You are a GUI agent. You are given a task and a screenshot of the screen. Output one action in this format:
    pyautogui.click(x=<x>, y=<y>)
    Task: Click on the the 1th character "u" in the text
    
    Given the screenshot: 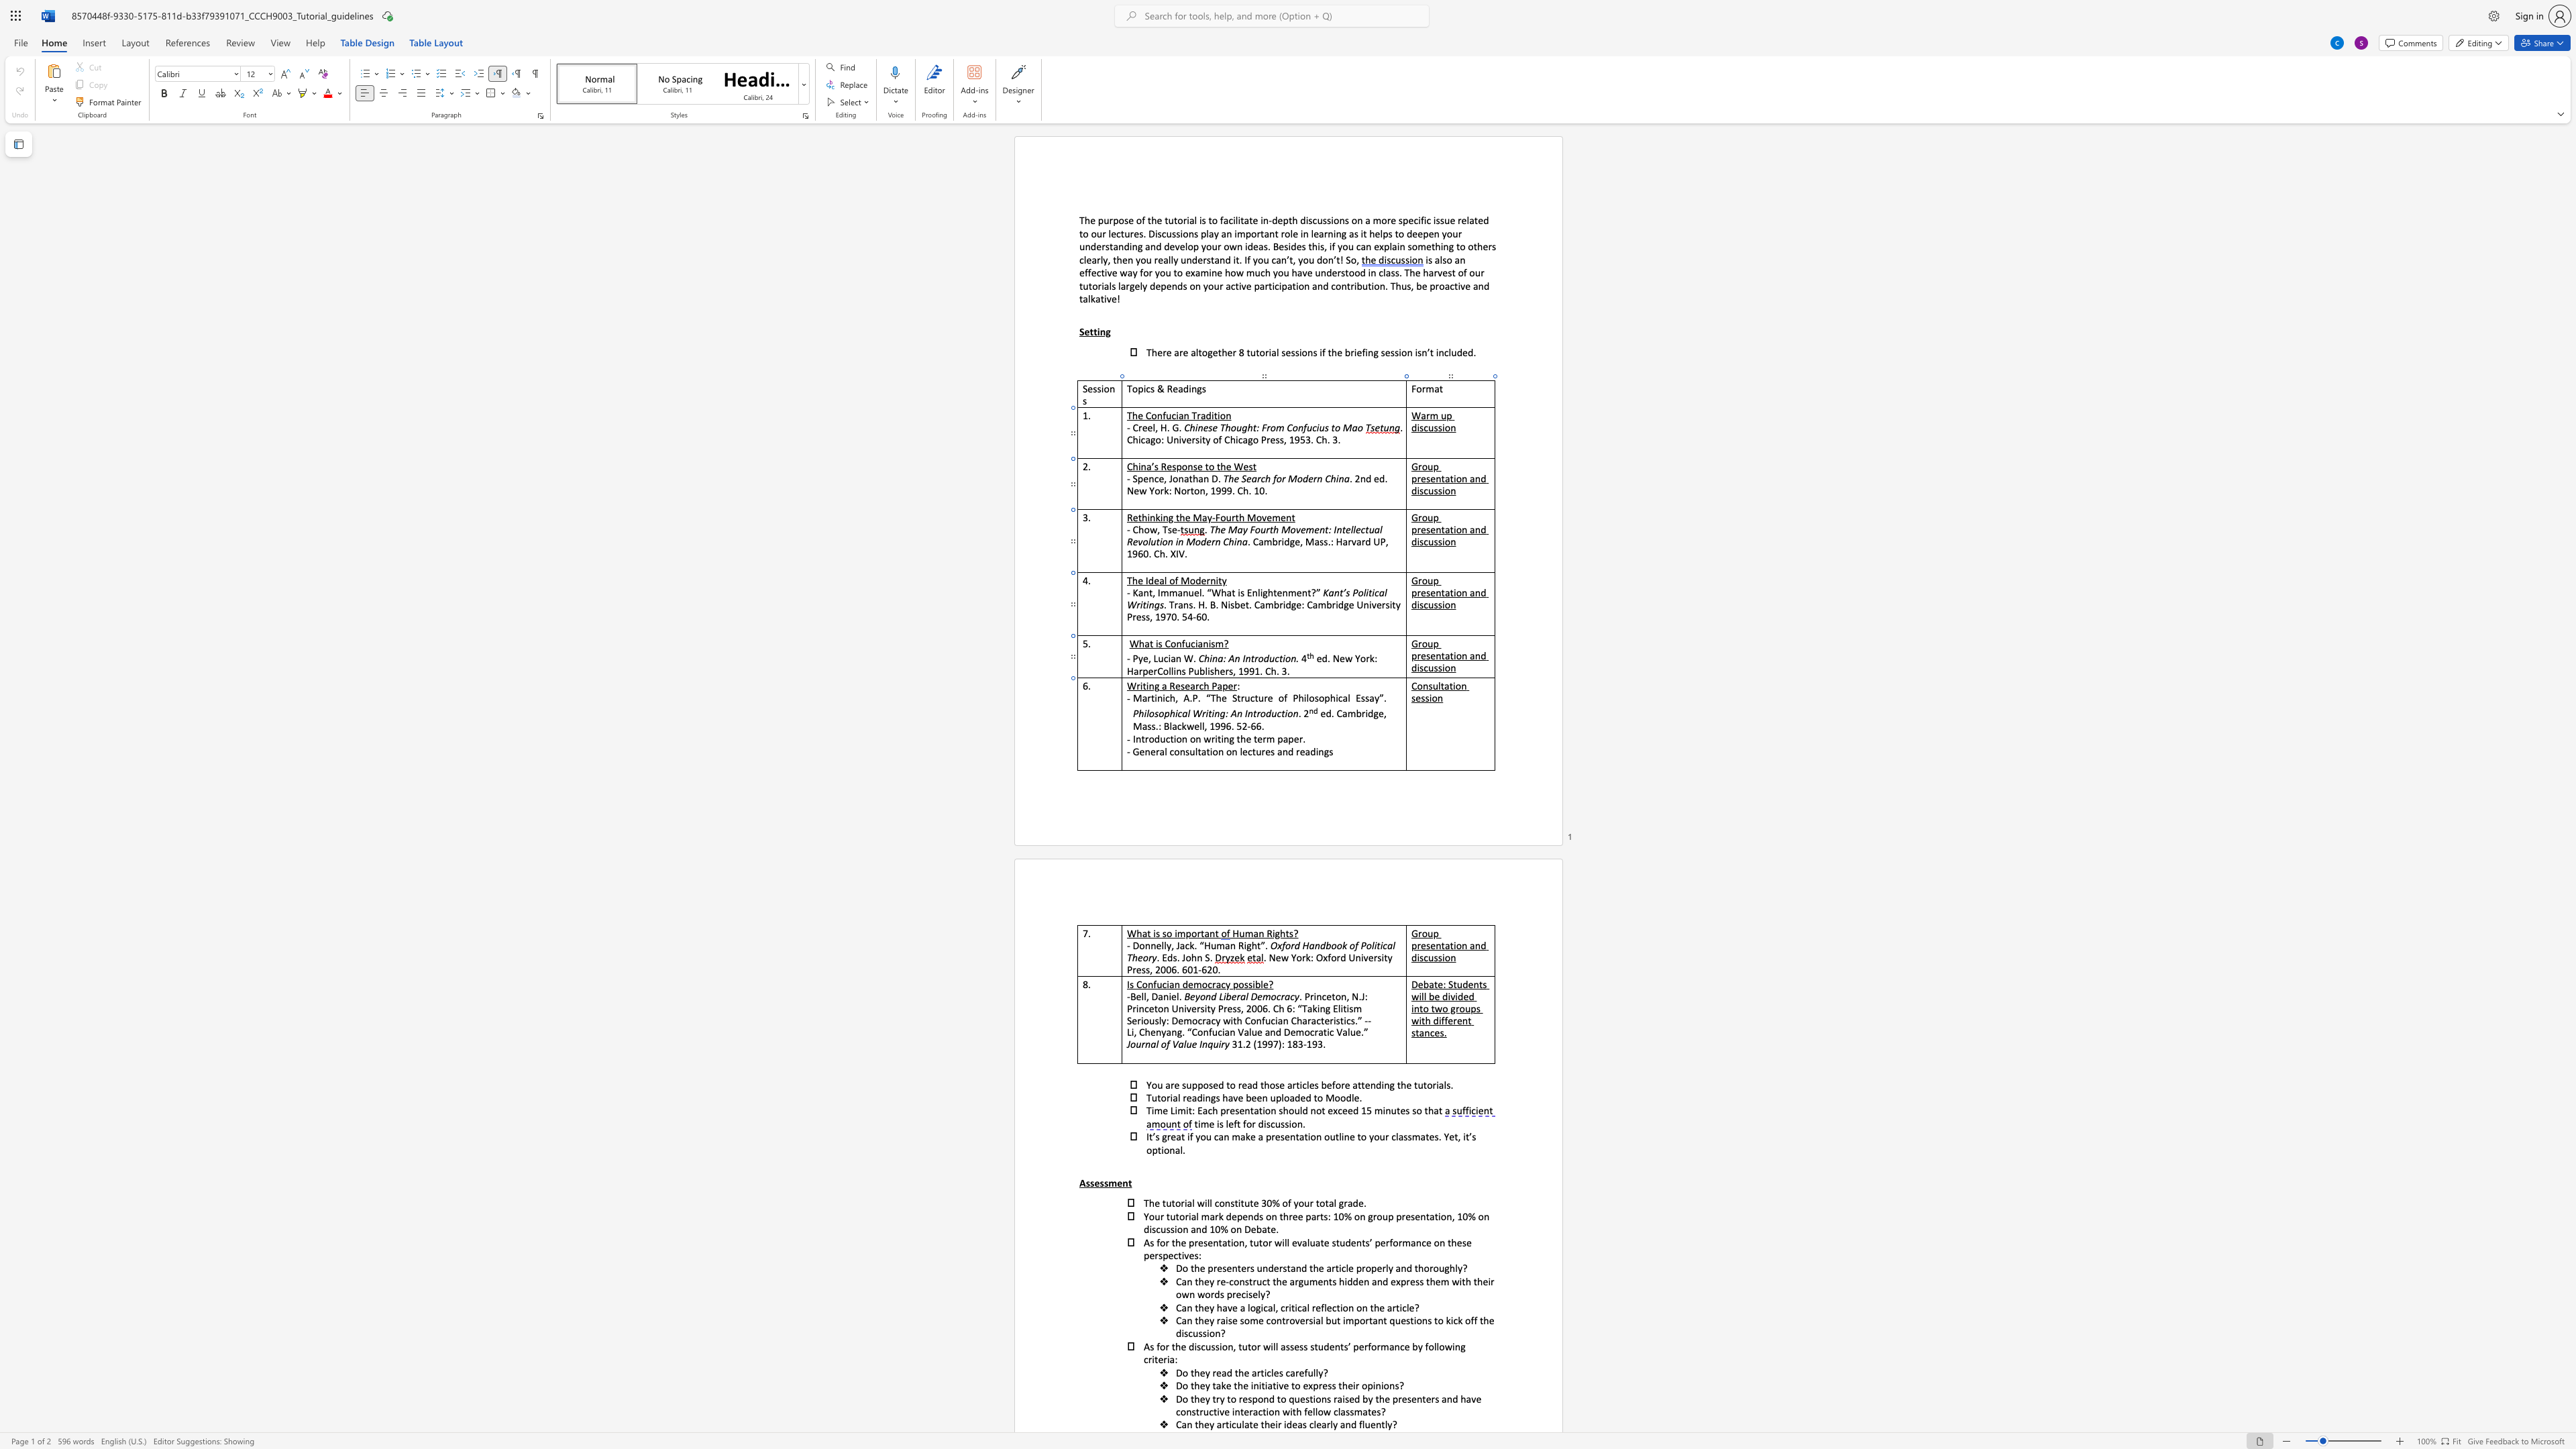 What is the action you would take?
    pyautogui.click(x=1196, y=670)
    